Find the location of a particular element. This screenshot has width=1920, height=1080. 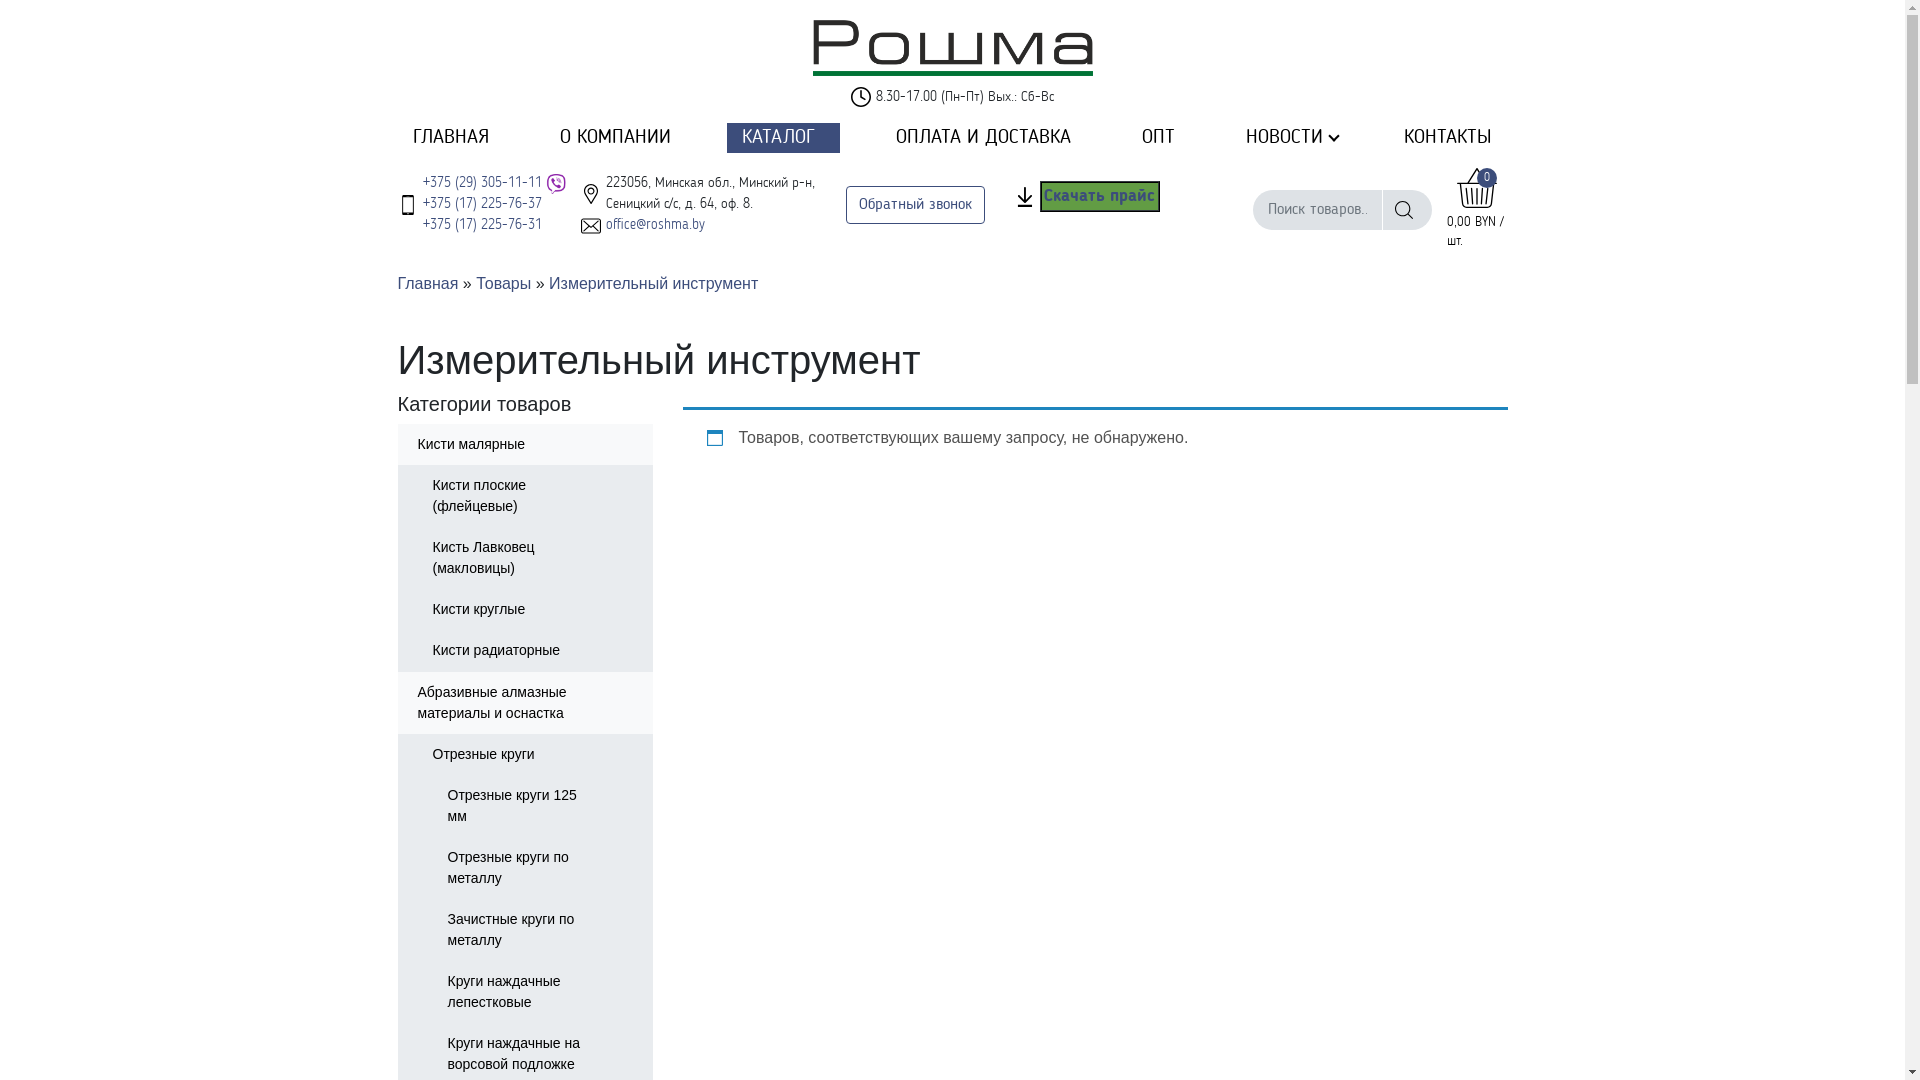

'+375 (17) 225-76-31' is located at coordinates (481, 224).